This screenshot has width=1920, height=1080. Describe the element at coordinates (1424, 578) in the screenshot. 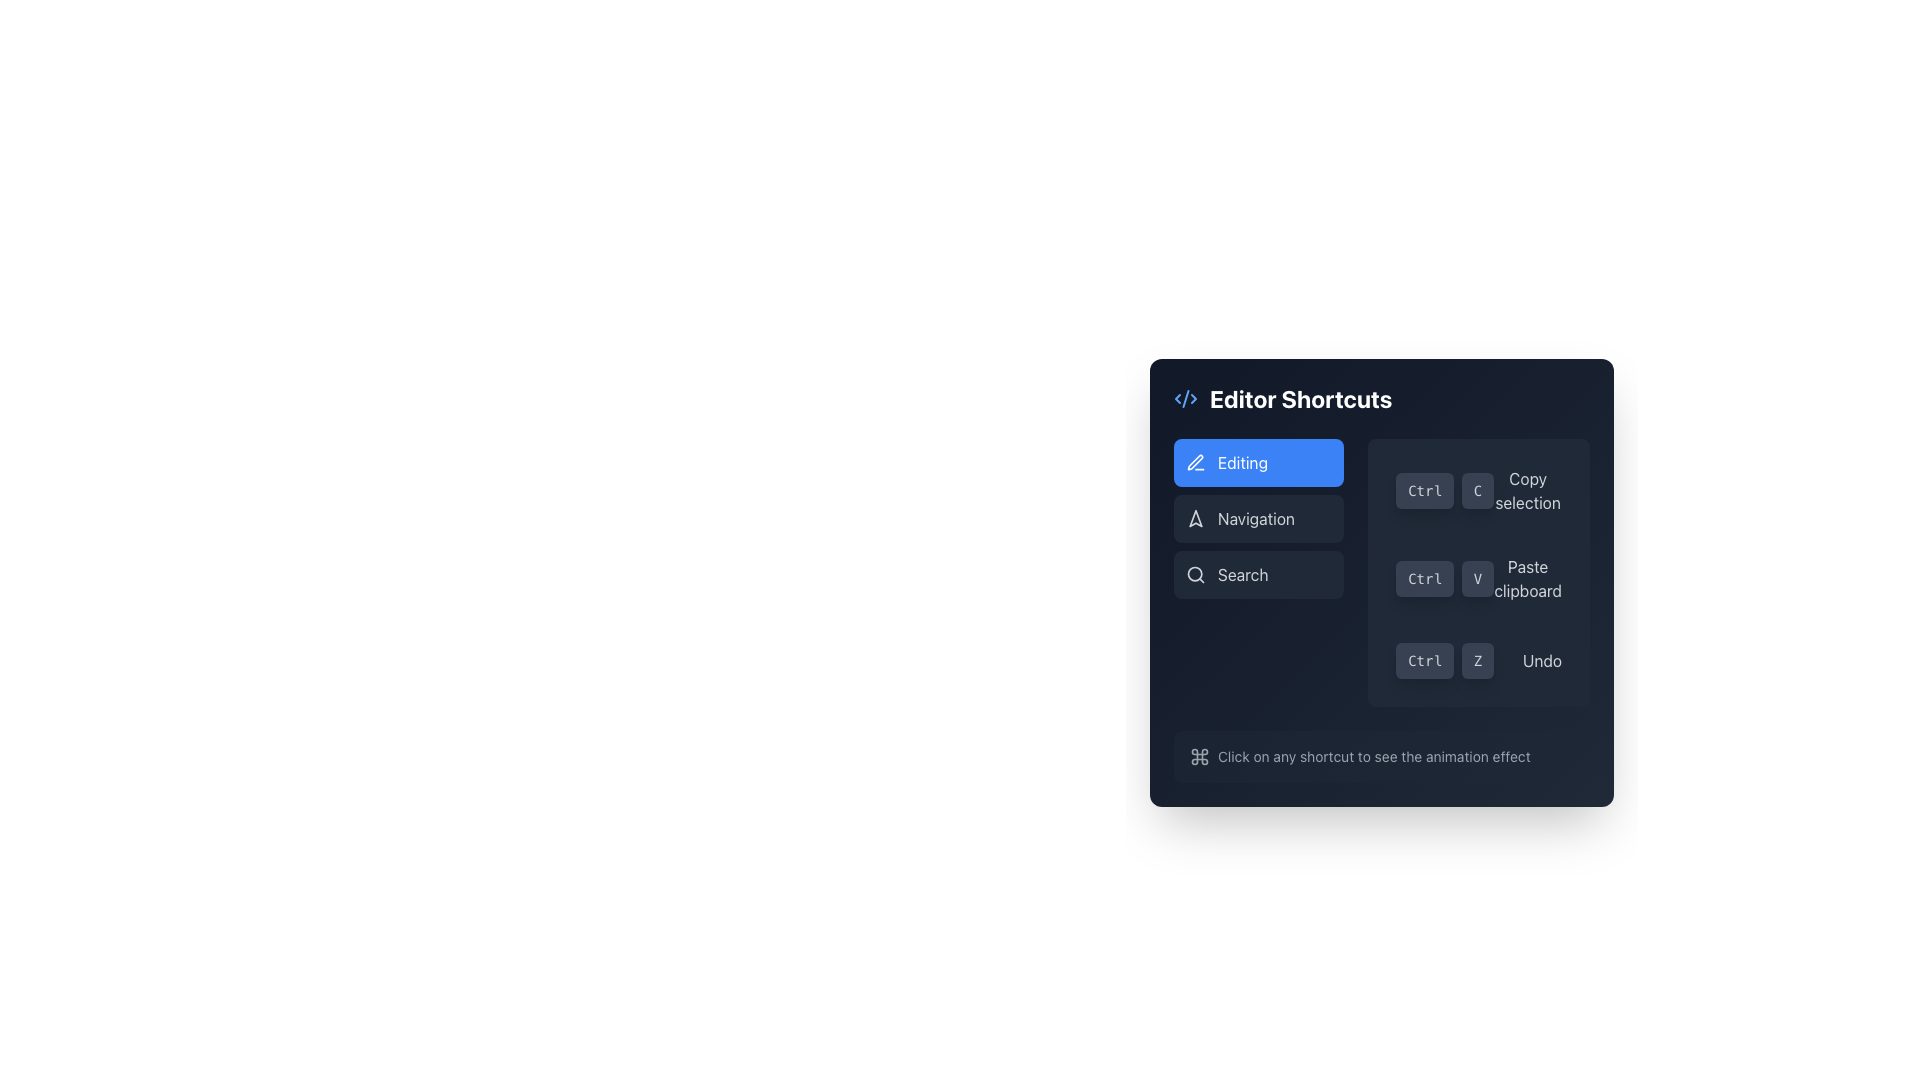

I see `the button-like label with the text 'Ctrl', which is styled with a gray background and rounded corners, located centrally in the shortcut display panel` at that location.